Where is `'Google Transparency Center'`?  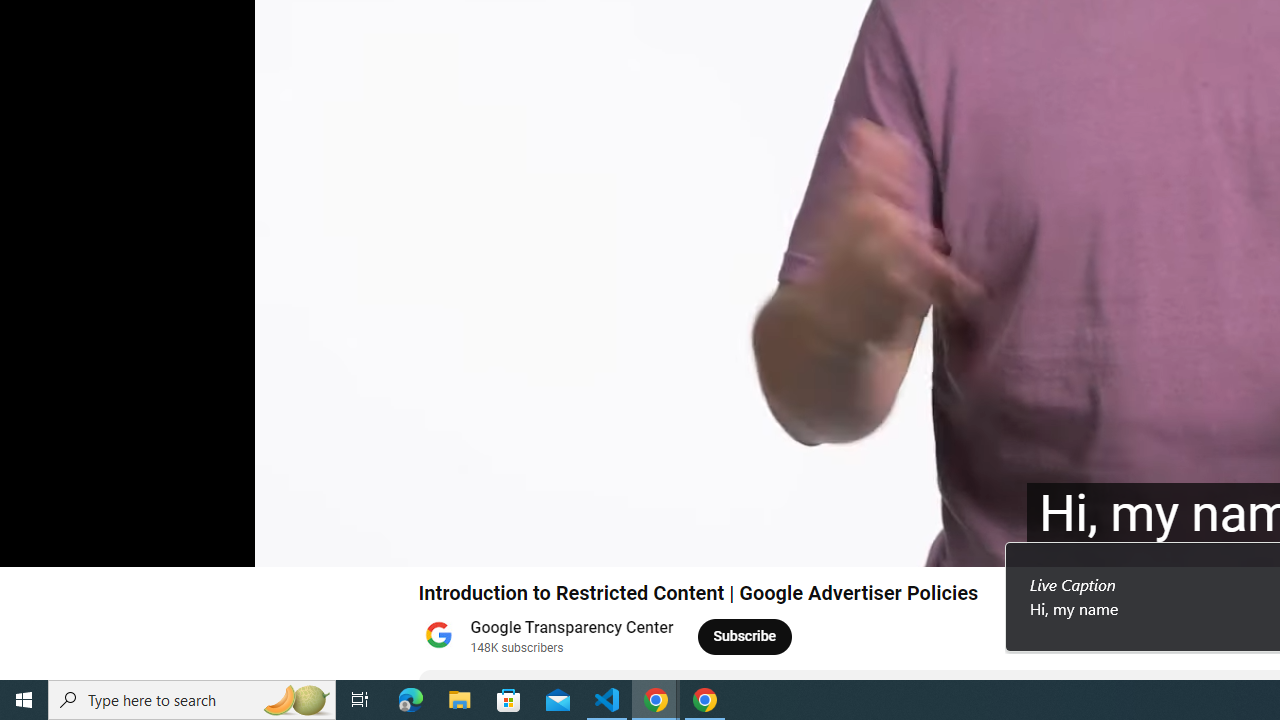 'Google Transparency Center' is located at coordinates (571, 626).